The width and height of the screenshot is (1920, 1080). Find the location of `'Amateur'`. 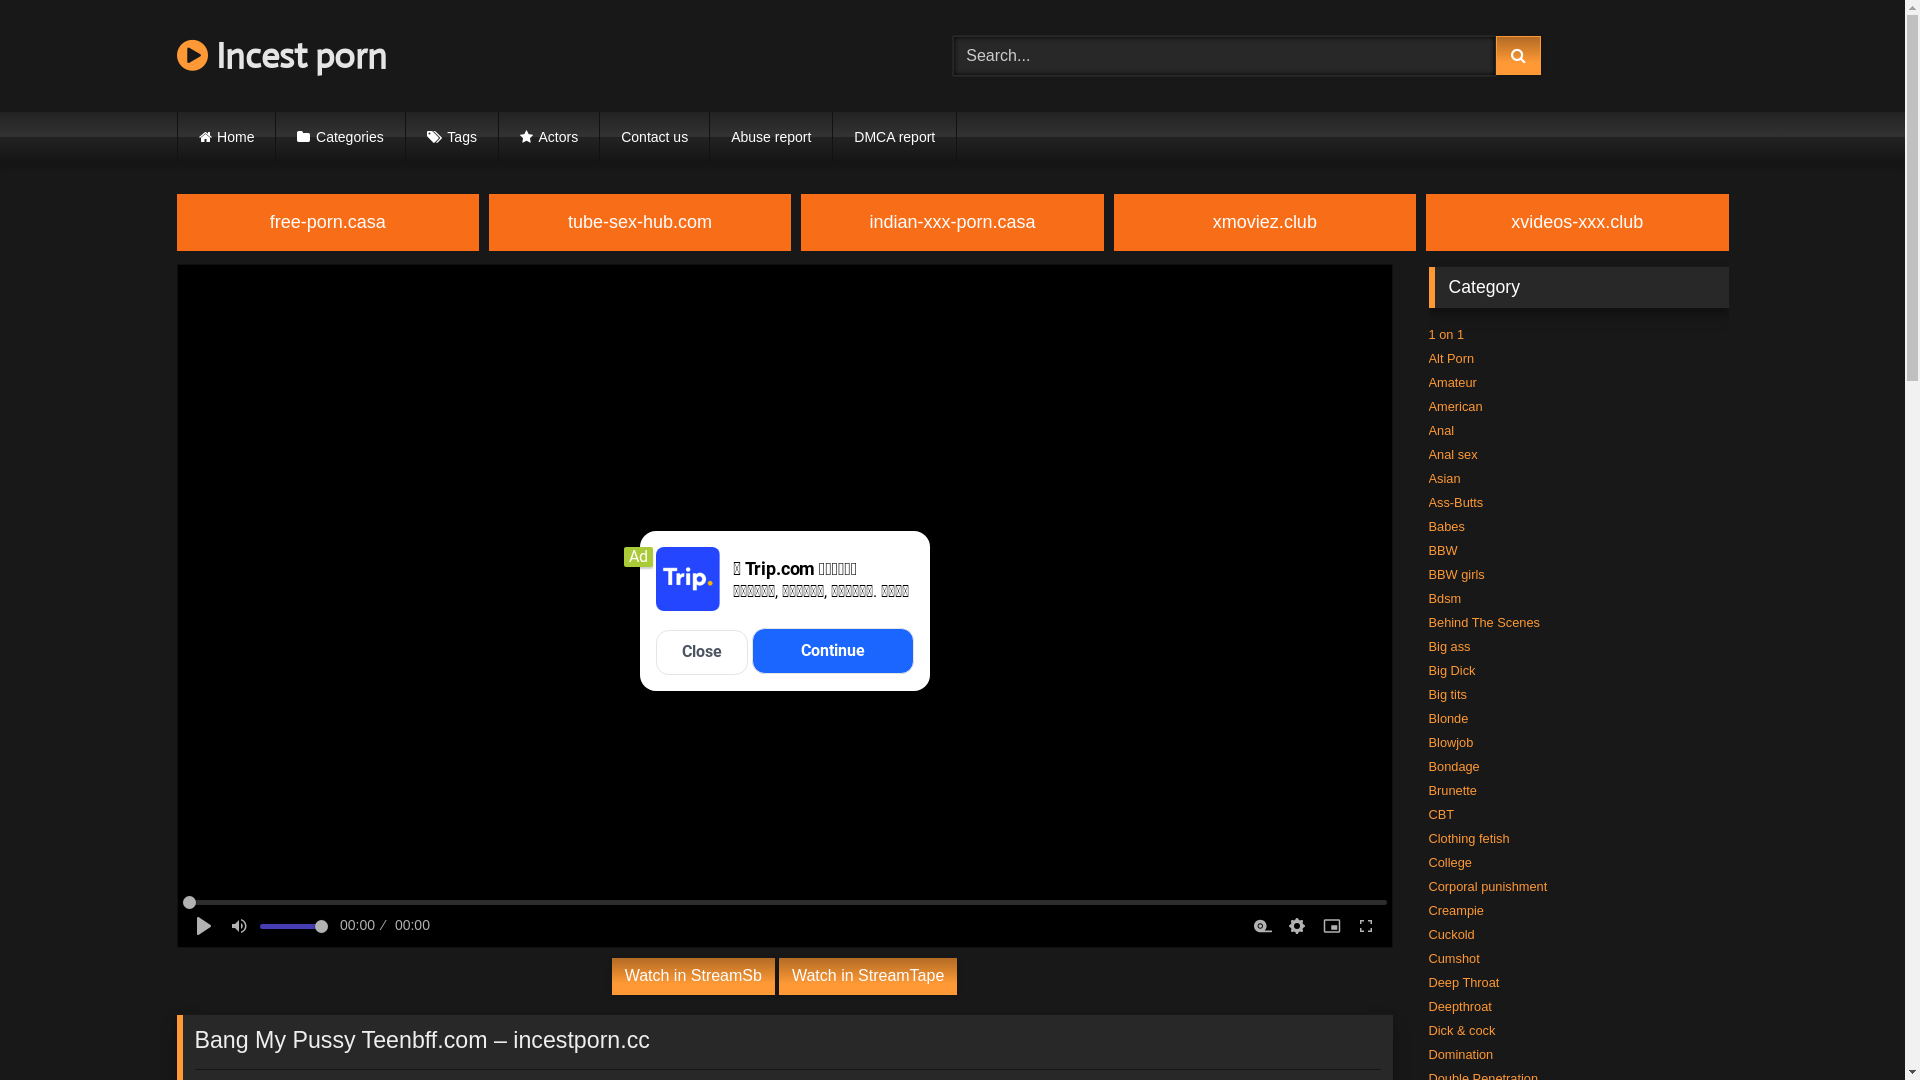

'Amateur' is located at coordinates (1452, 382).